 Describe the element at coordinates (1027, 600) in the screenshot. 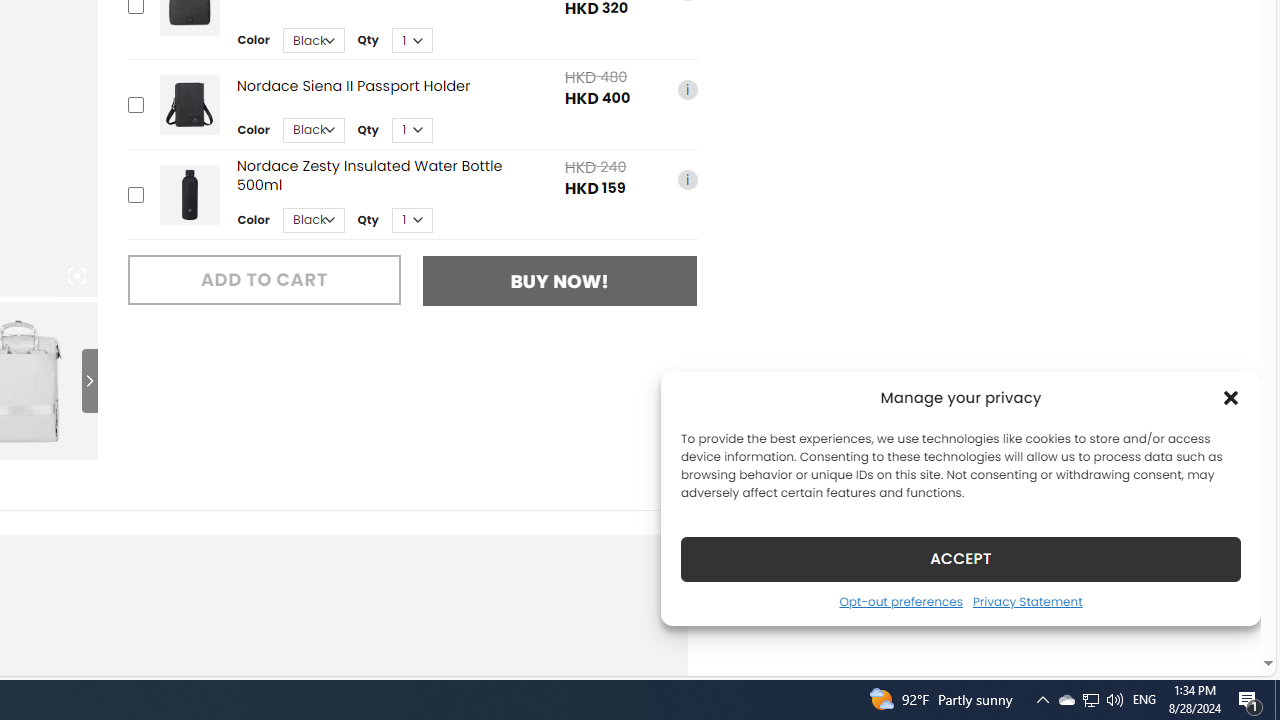

I see `'Privacy Statement'` at that location.